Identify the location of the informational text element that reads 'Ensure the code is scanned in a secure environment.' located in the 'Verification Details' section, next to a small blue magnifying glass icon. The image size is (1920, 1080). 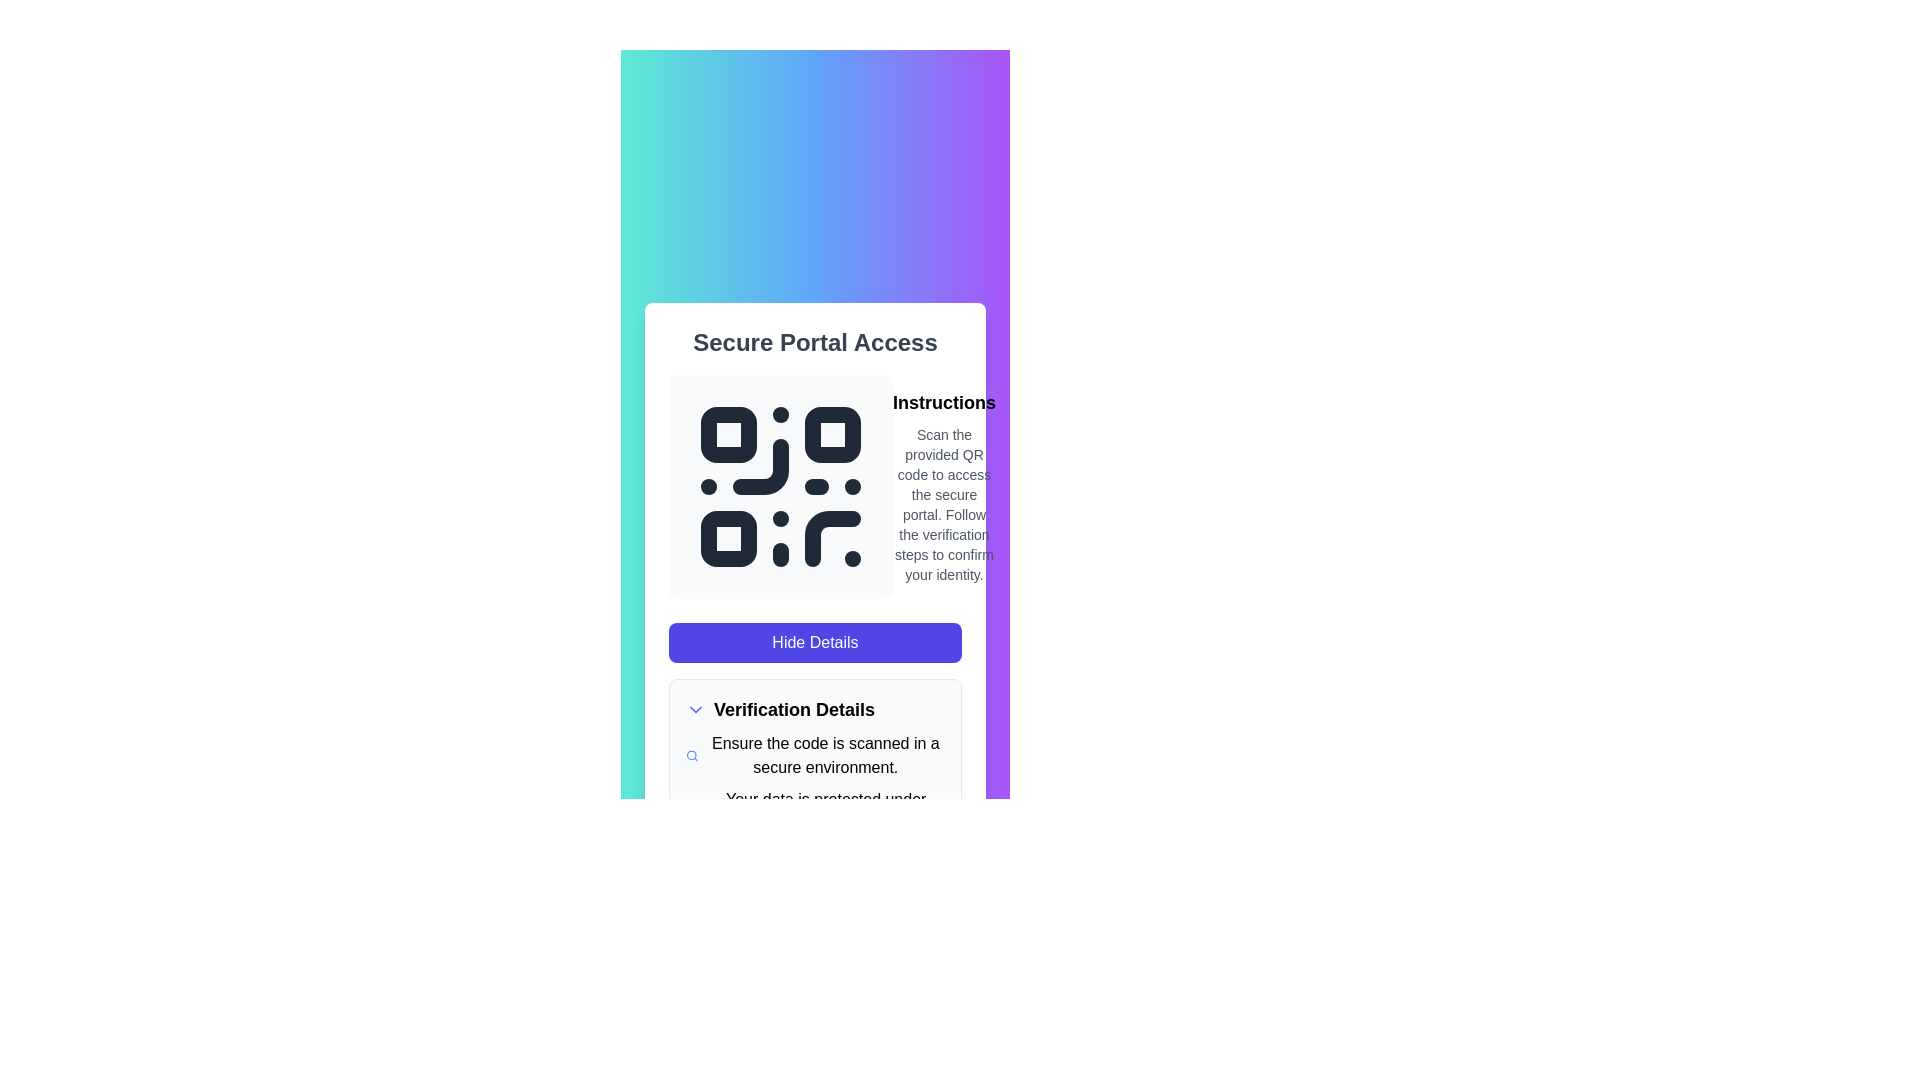
(815, 756).